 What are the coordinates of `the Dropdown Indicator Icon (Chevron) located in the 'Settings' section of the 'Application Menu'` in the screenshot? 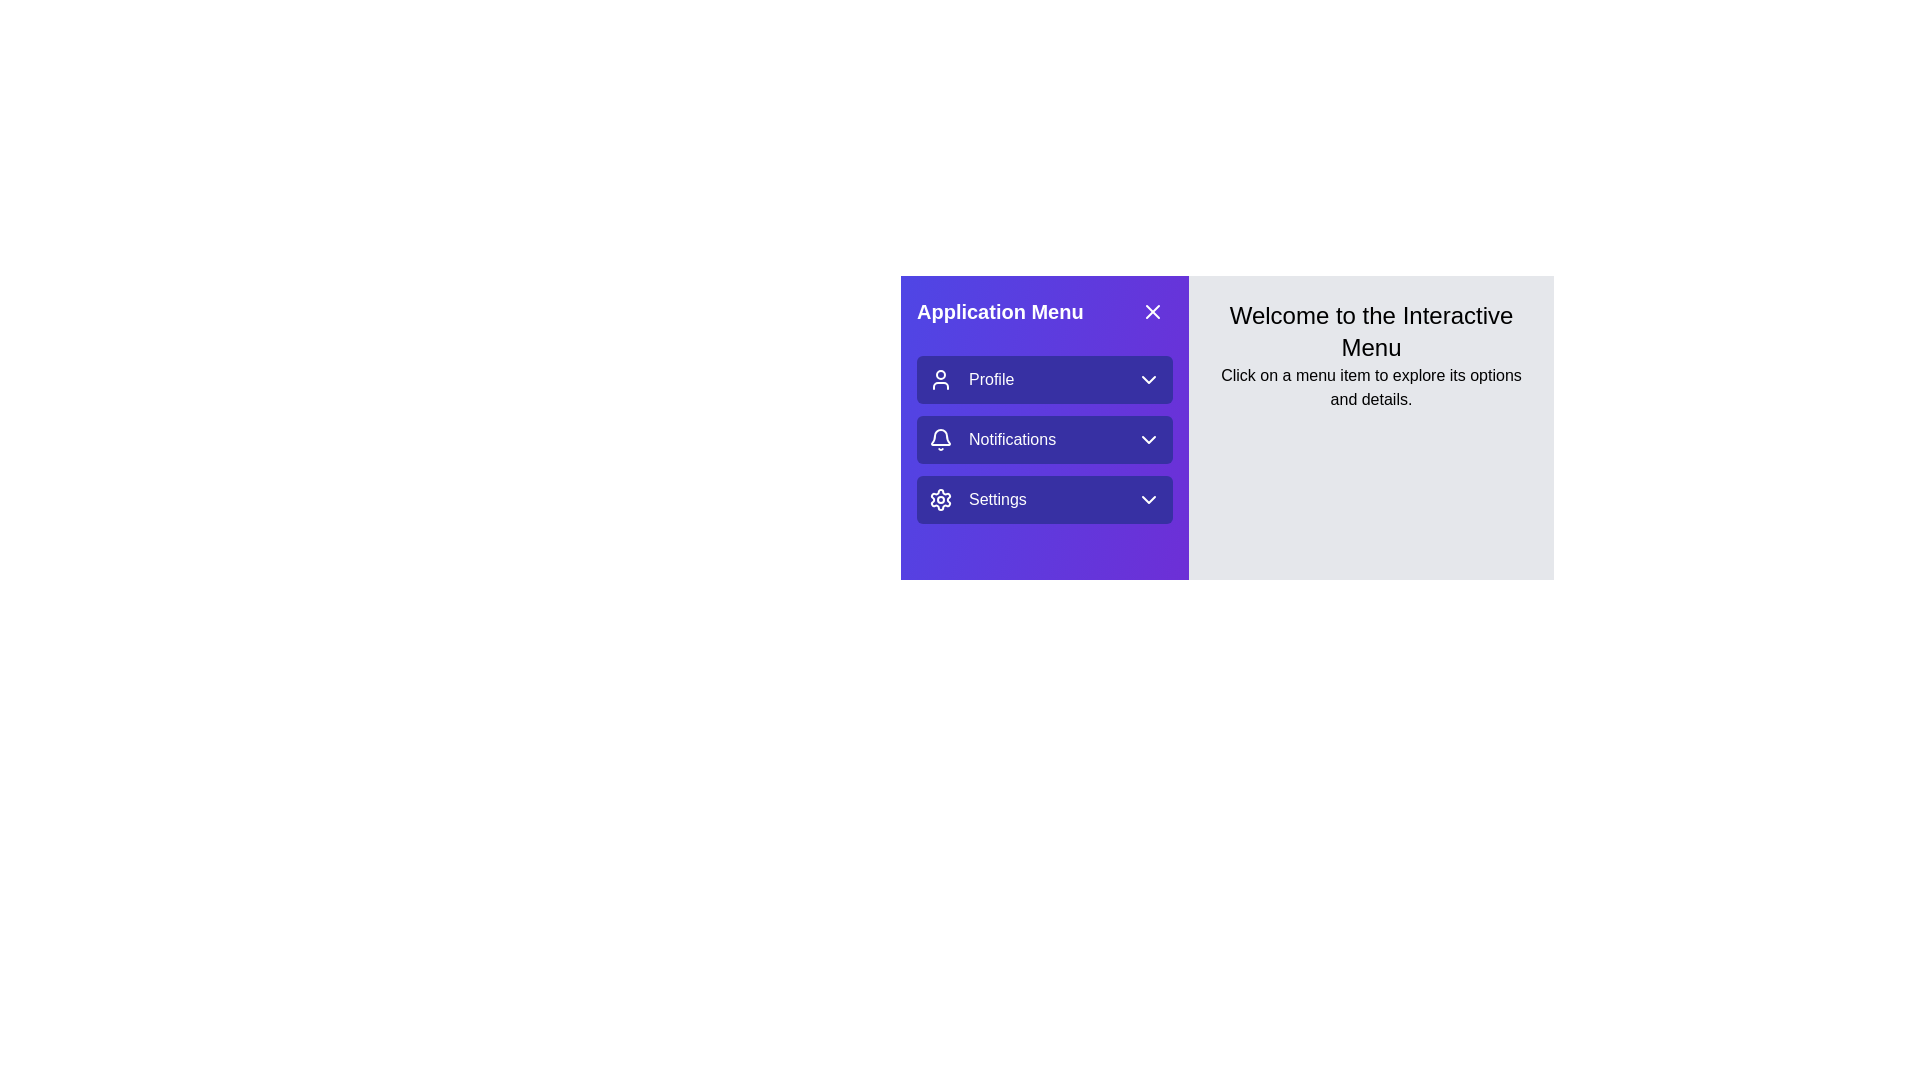 It's located at (1148, 499).